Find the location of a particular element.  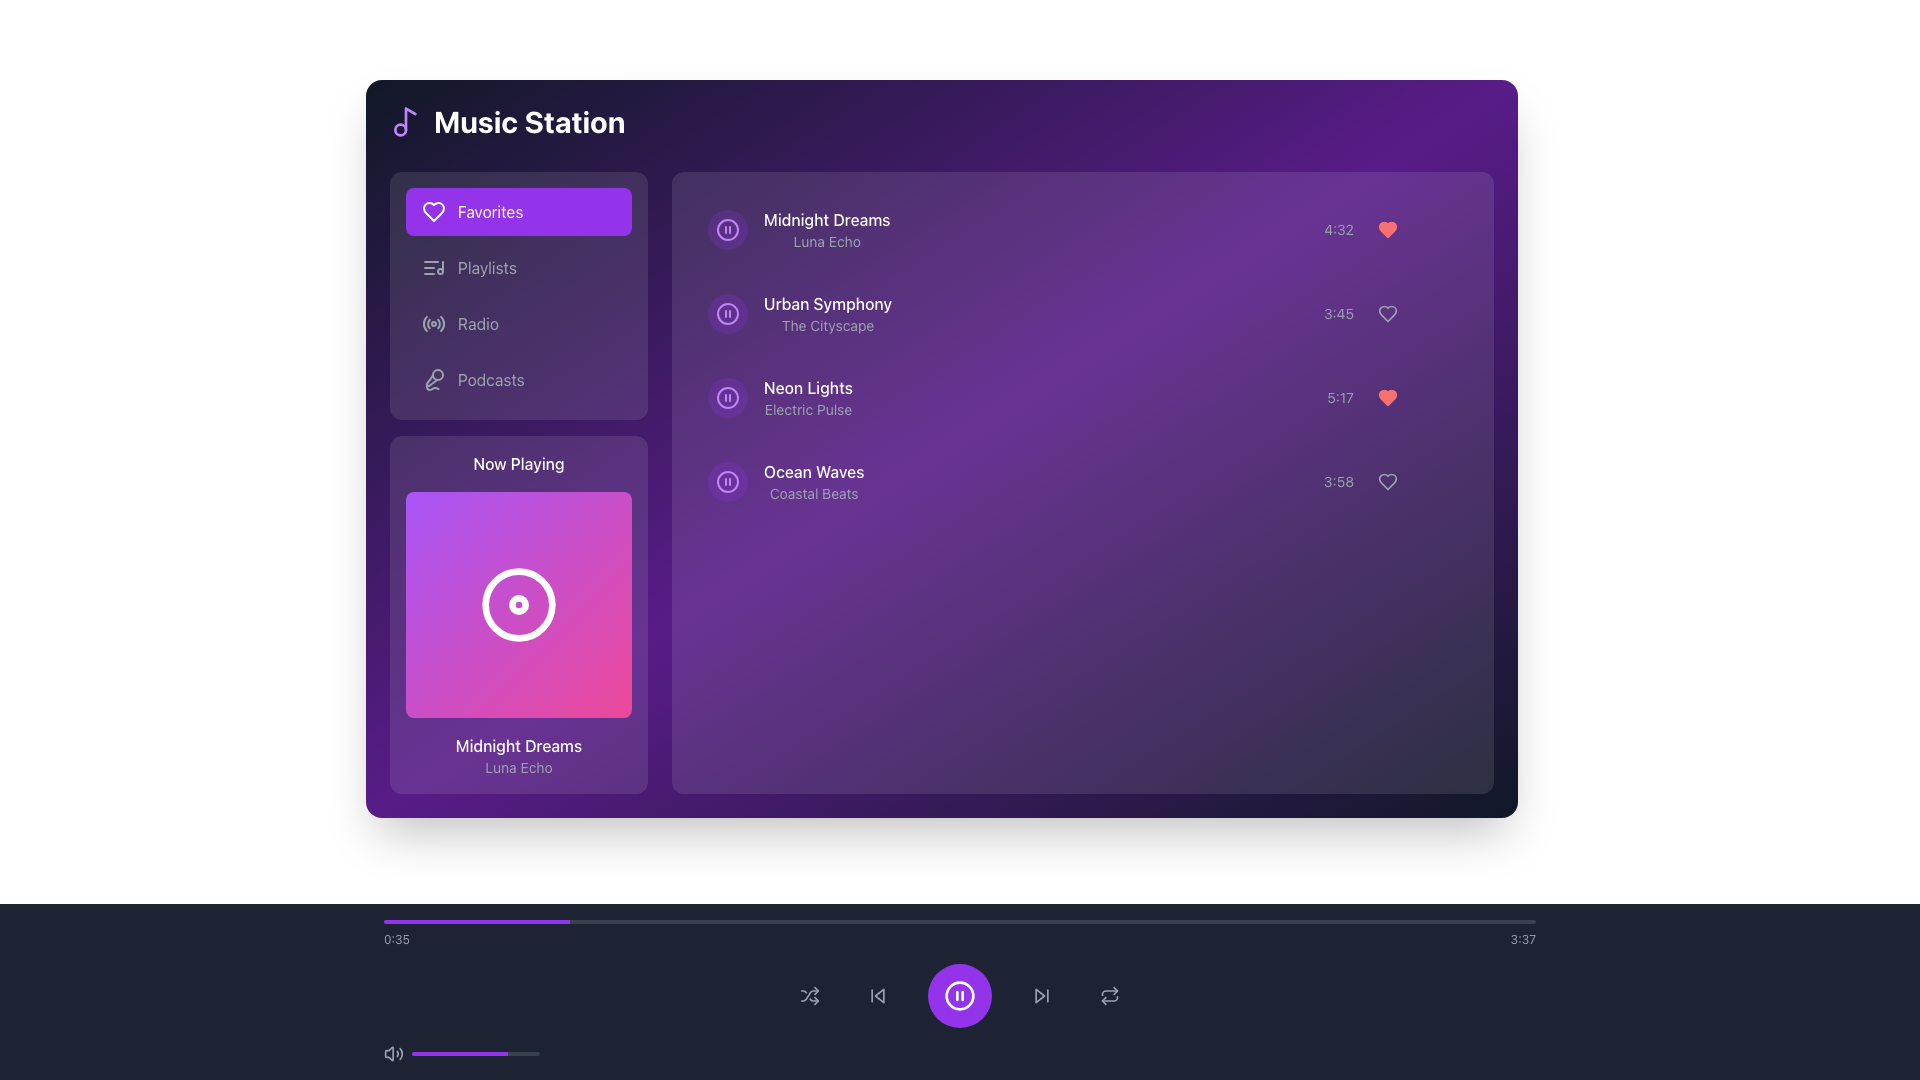

the progress bar located at the bottom of the application interface is located at coordinates (960, 933).